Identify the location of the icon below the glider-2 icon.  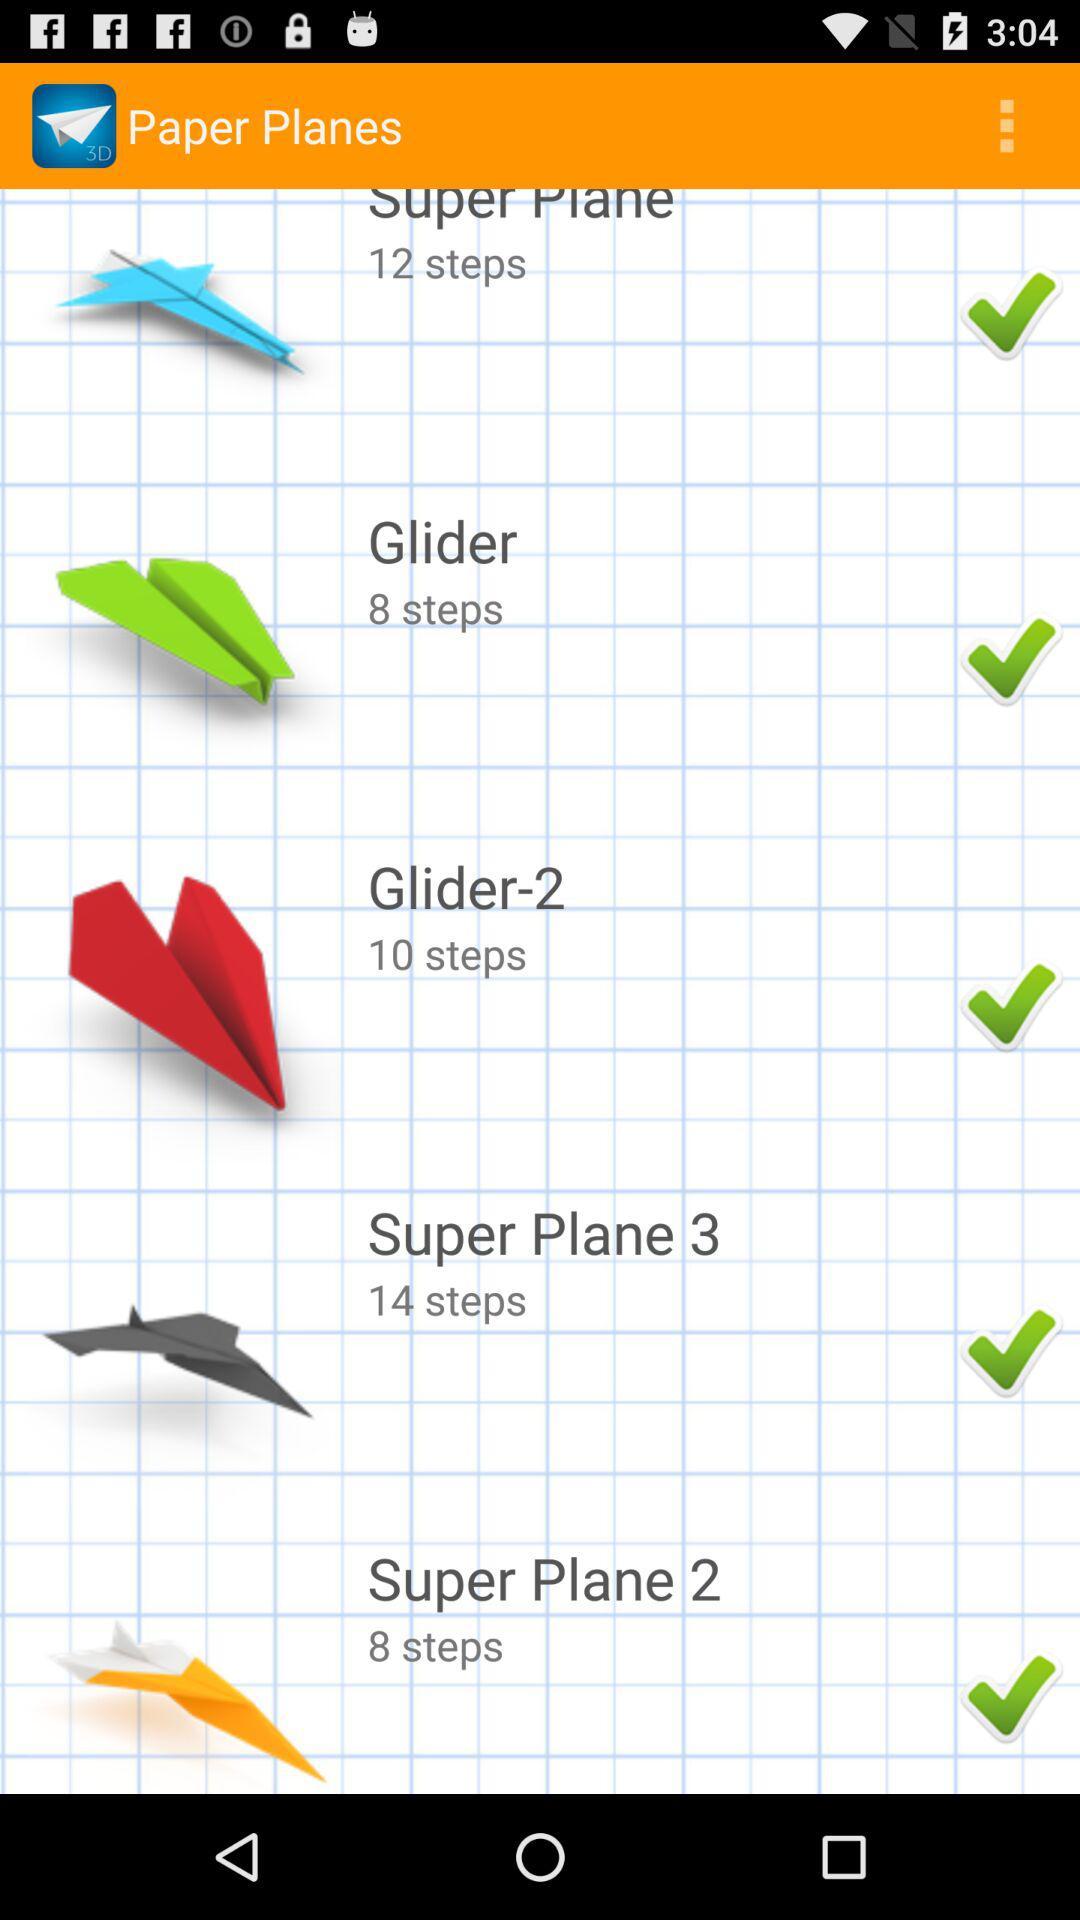
(658, 952).